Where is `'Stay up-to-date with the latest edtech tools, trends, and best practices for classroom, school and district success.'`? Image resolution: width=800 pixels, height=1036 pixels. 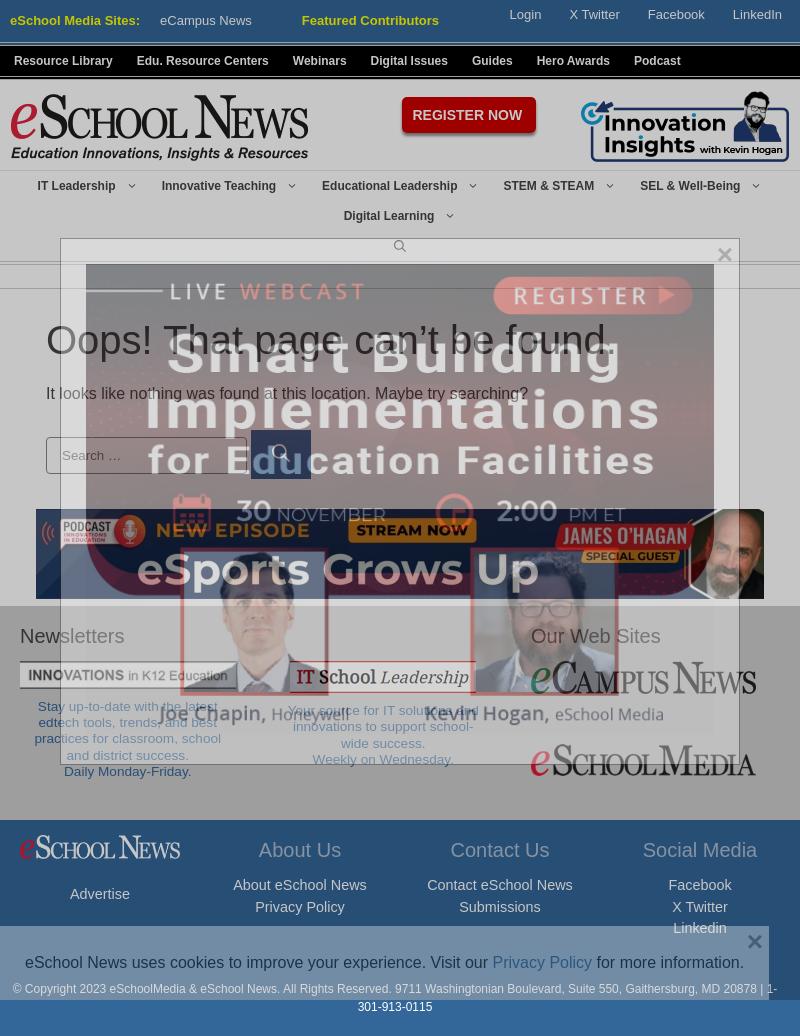 'Stay up-to-date with the latest edtech tools, trends, and best practices for classroom, school and district success.' is located at coordinates (126, 729).